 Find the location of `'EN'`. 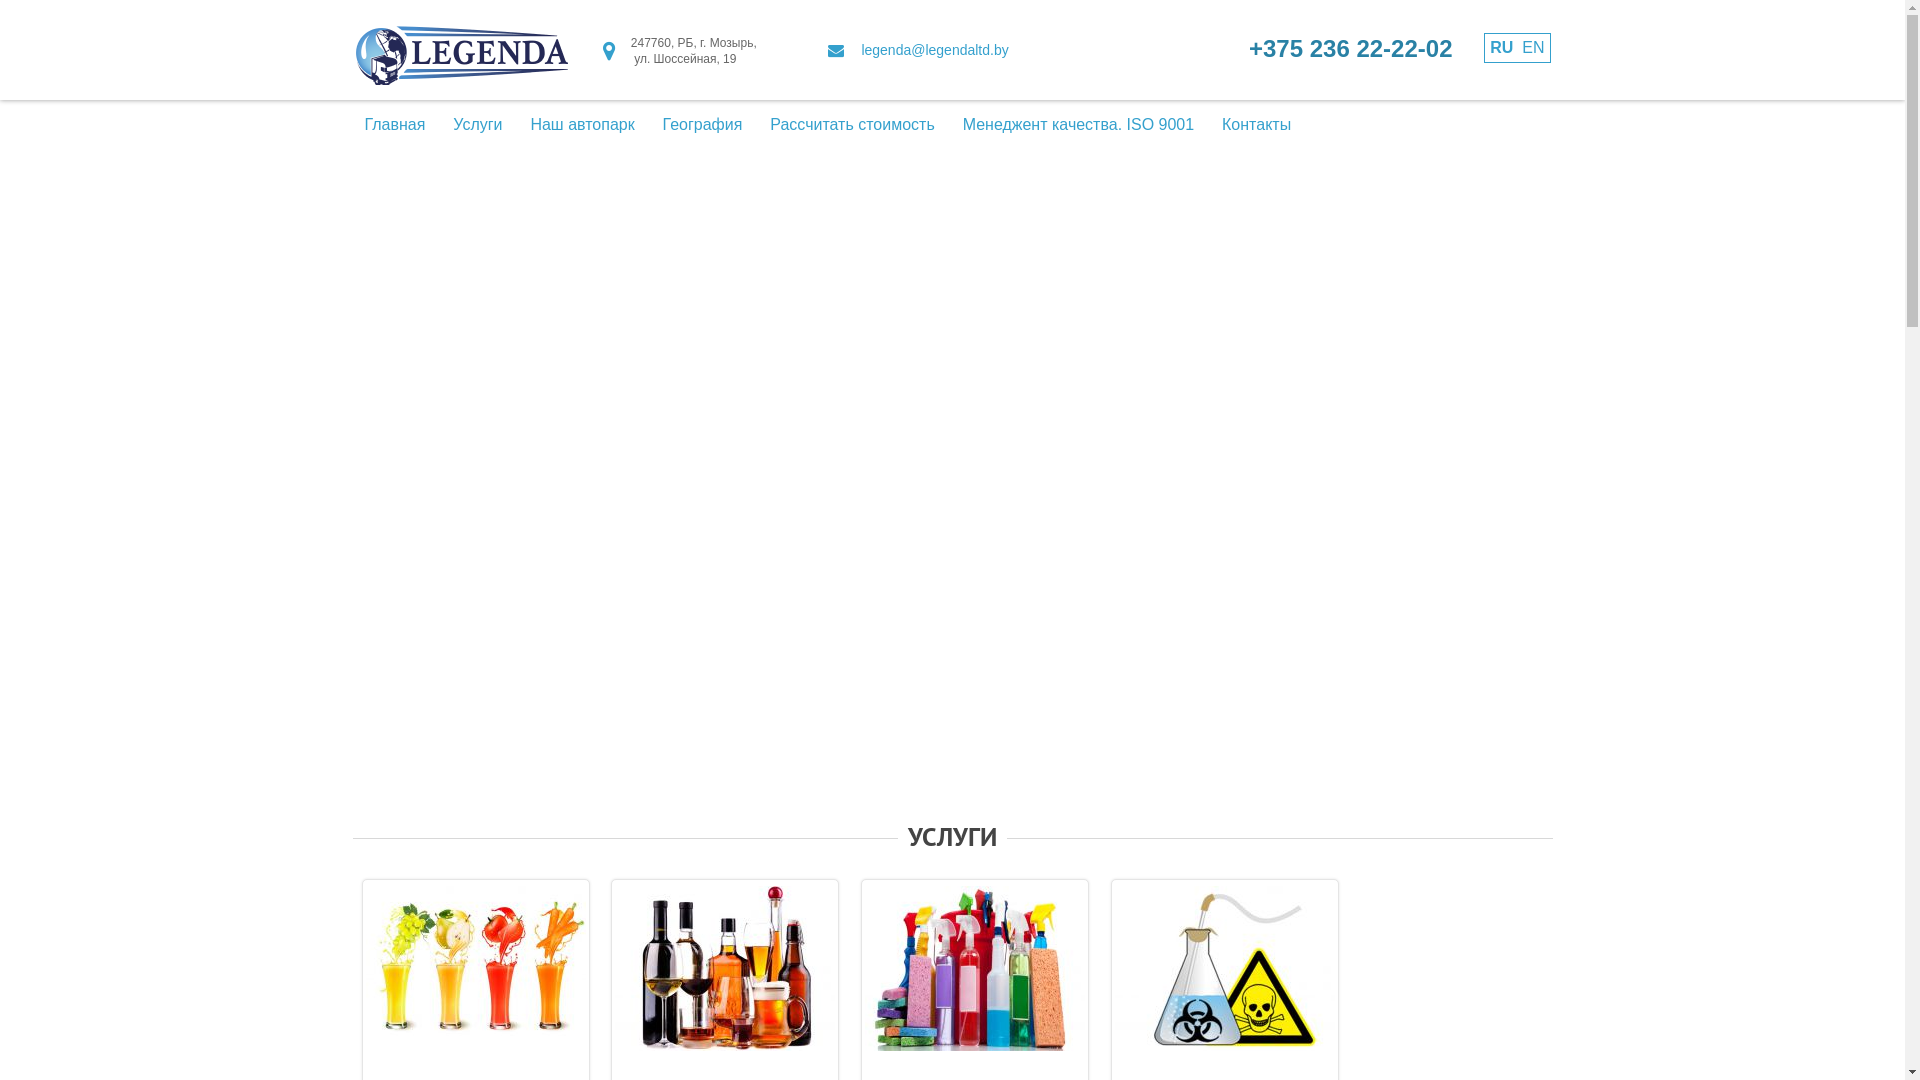

'EN' is located at coordinates (1520, 46).